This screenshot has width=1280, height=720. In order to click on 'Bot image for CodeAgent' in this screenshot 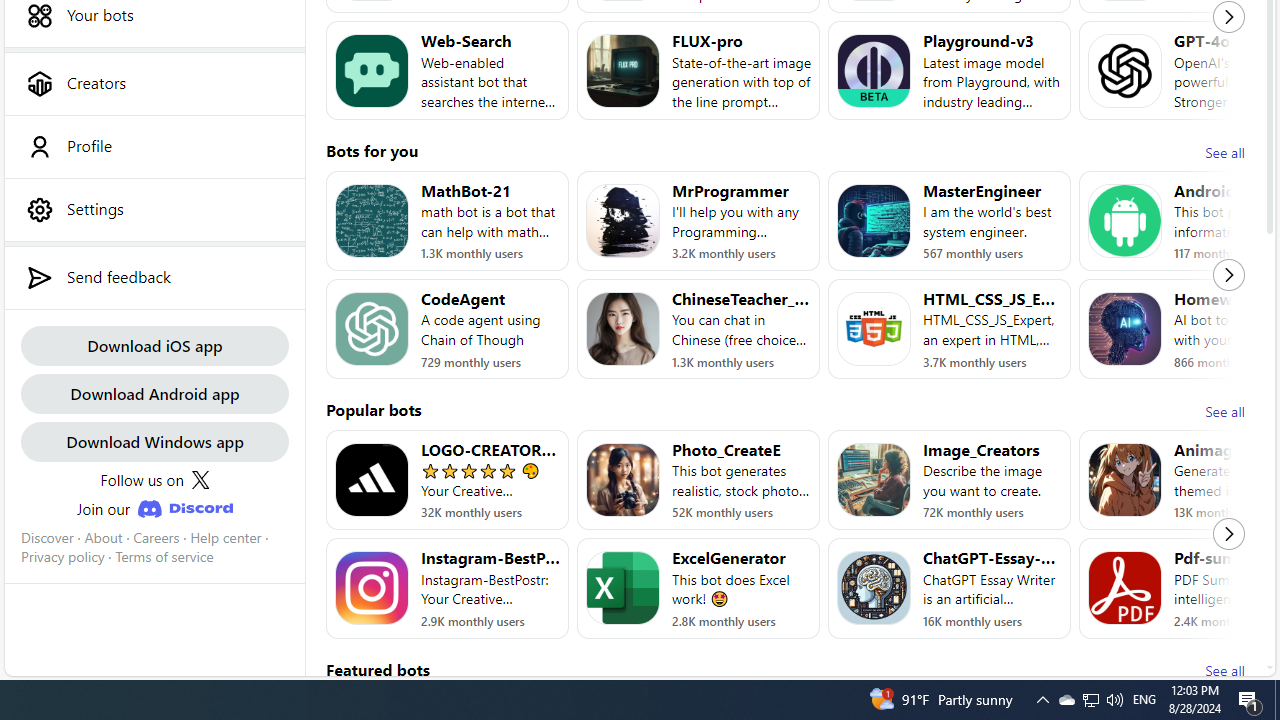, I will do `click(371, 328)`.